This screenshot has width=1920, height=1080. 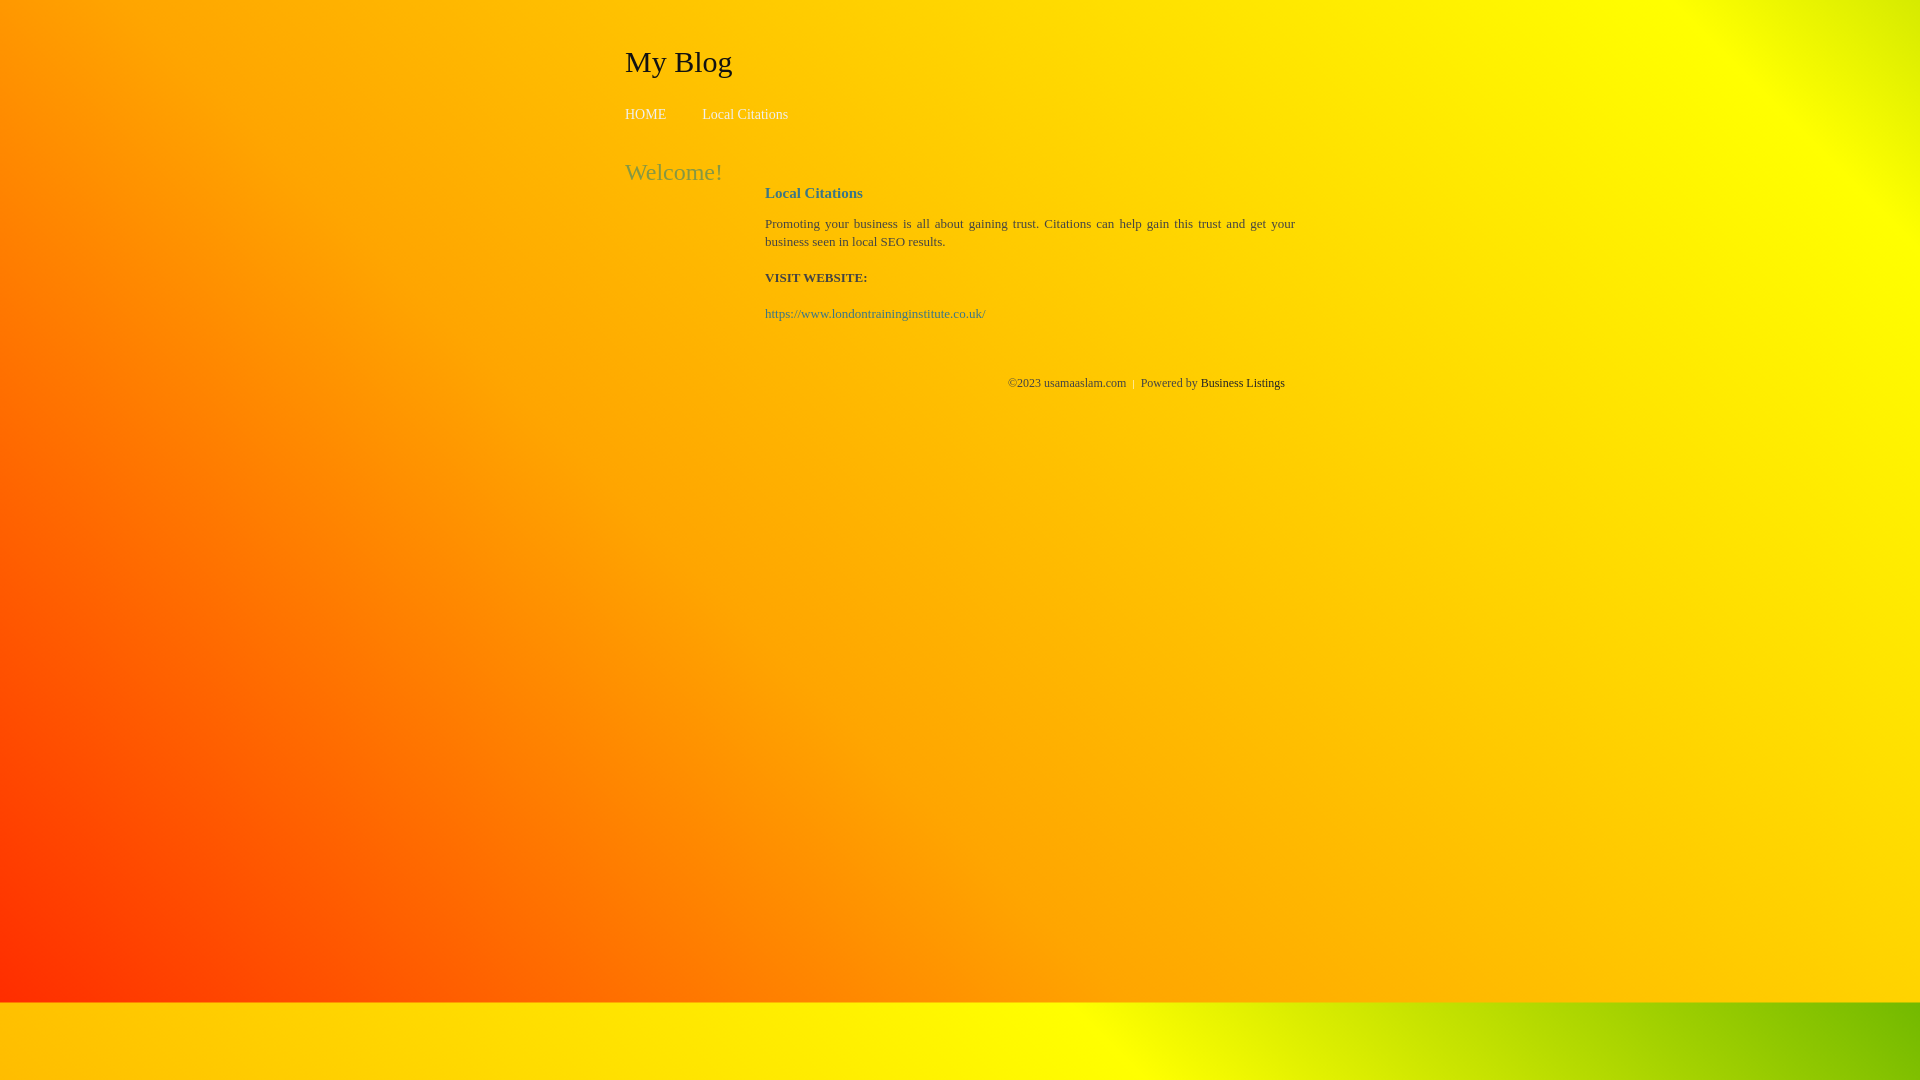 What do you see at coordinates (678, 60) in the screenshot?
I see `'My Blog'` at bounding box center [678, 60].